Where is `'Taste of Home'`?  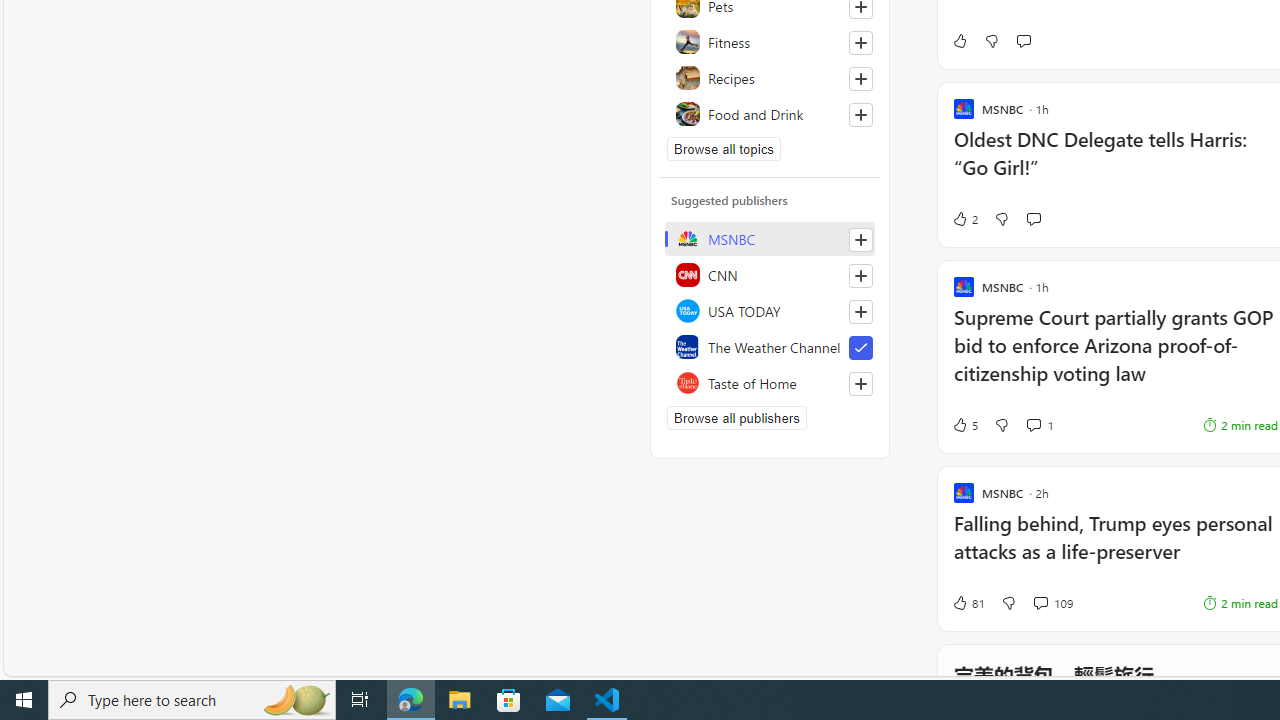 'Taste of Home' is located at coordinates (769, 383).